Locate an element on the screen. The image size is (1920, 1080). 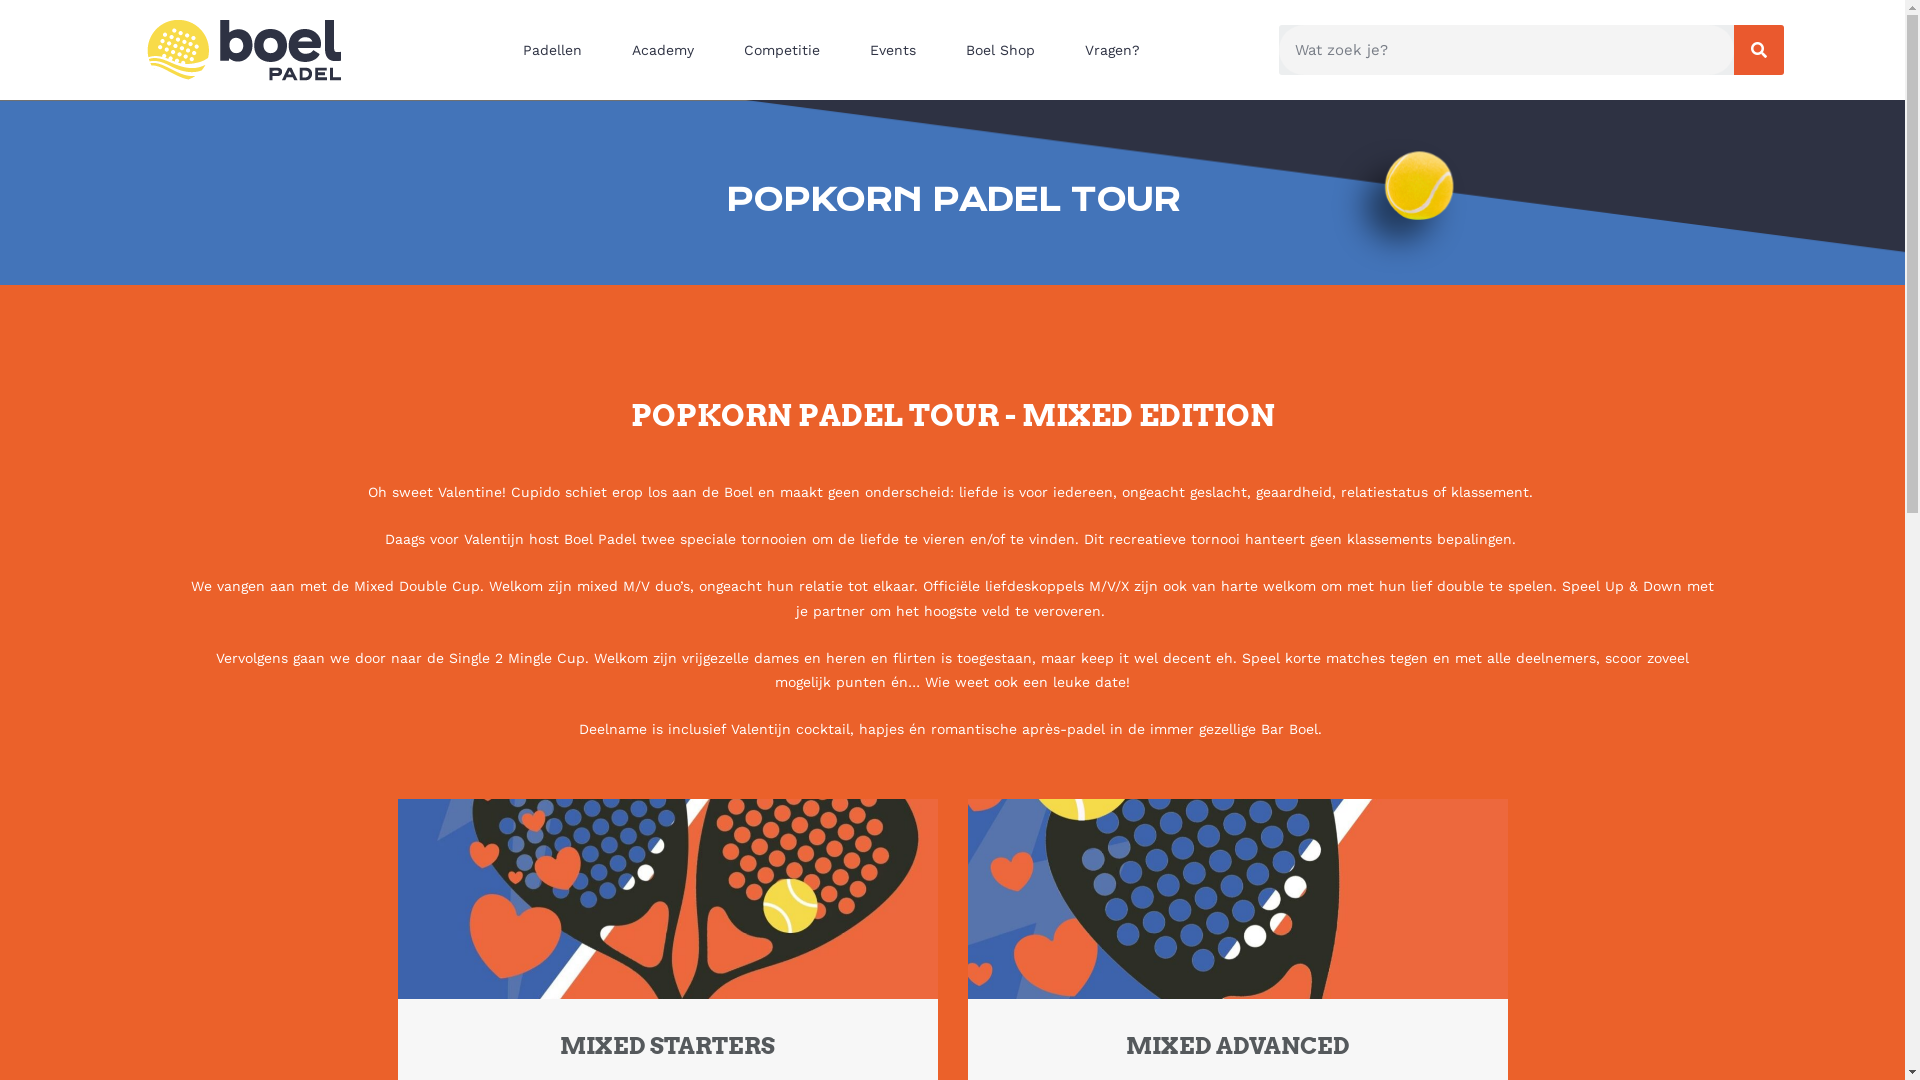
'Boel Shop' is located at coordinates (1005, 49).